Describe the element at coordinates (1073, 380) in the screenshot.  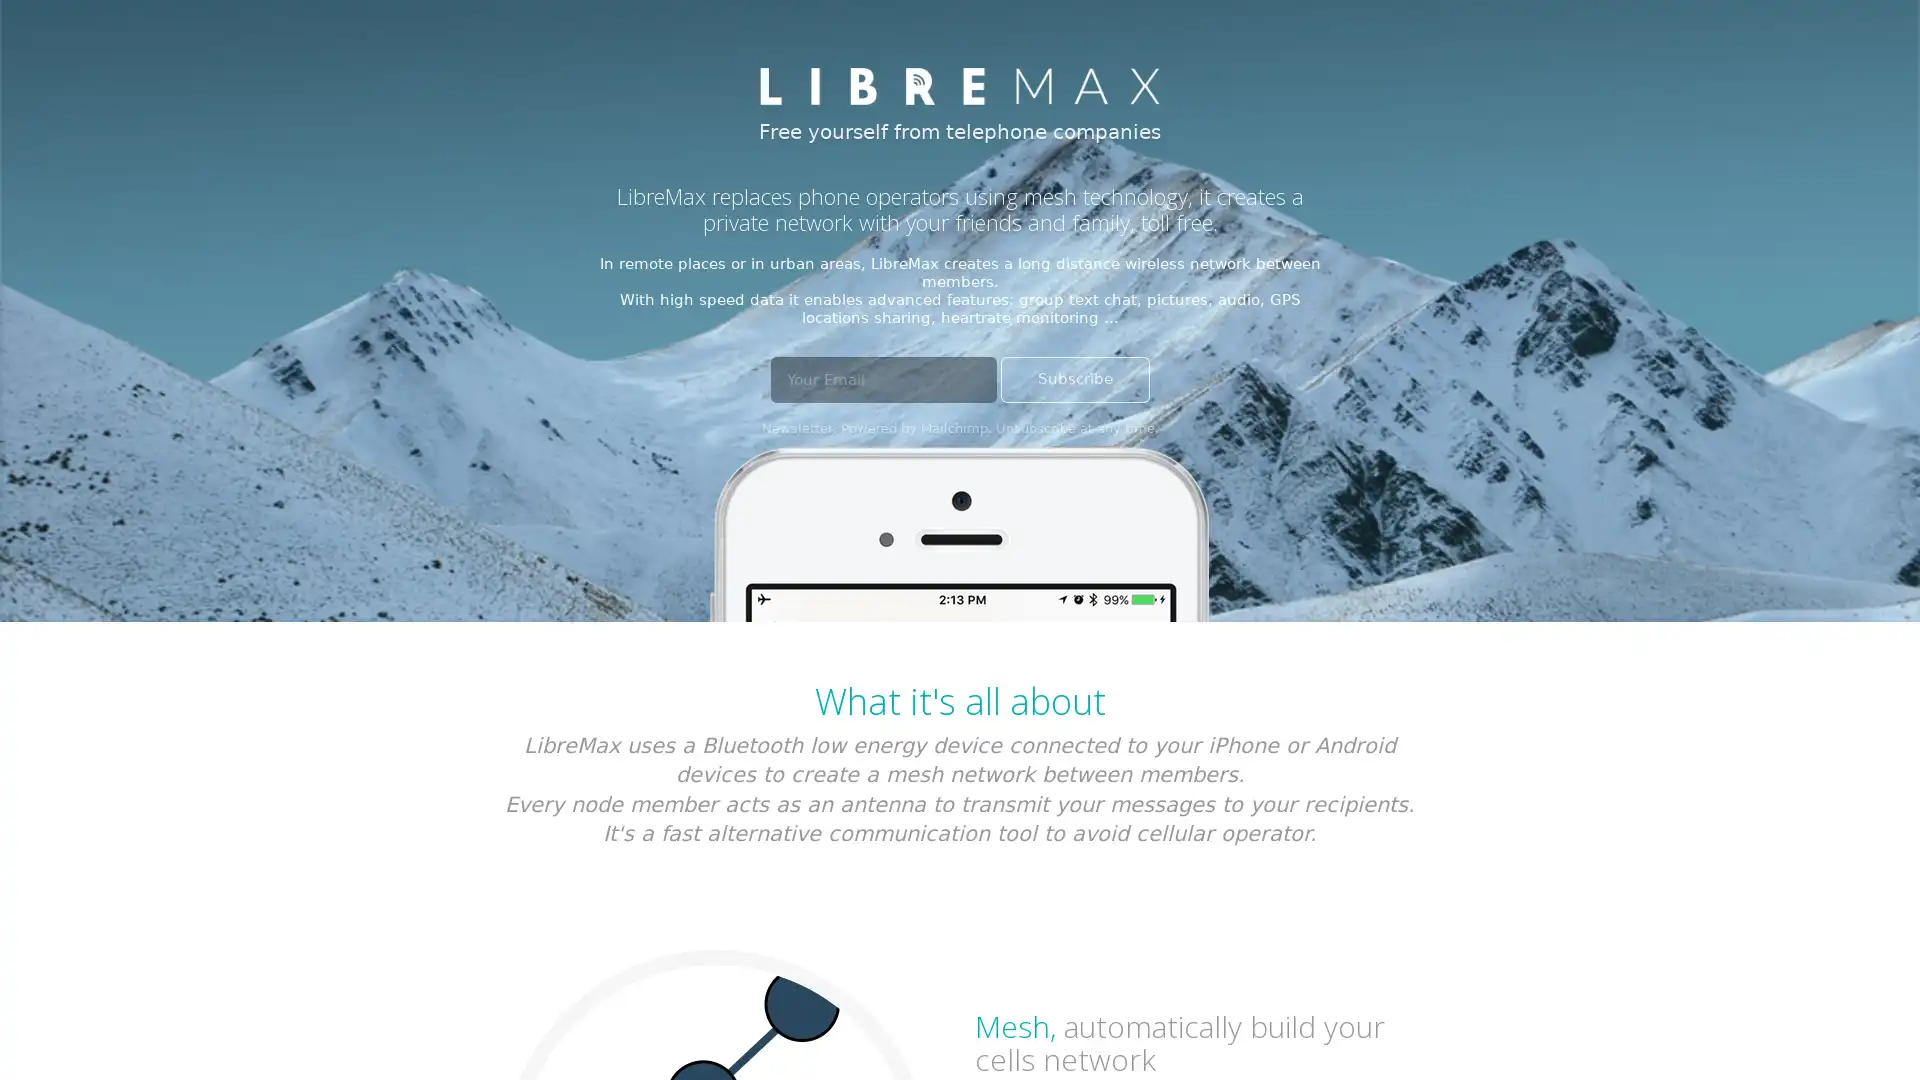
I see `Subscribe` at that location.